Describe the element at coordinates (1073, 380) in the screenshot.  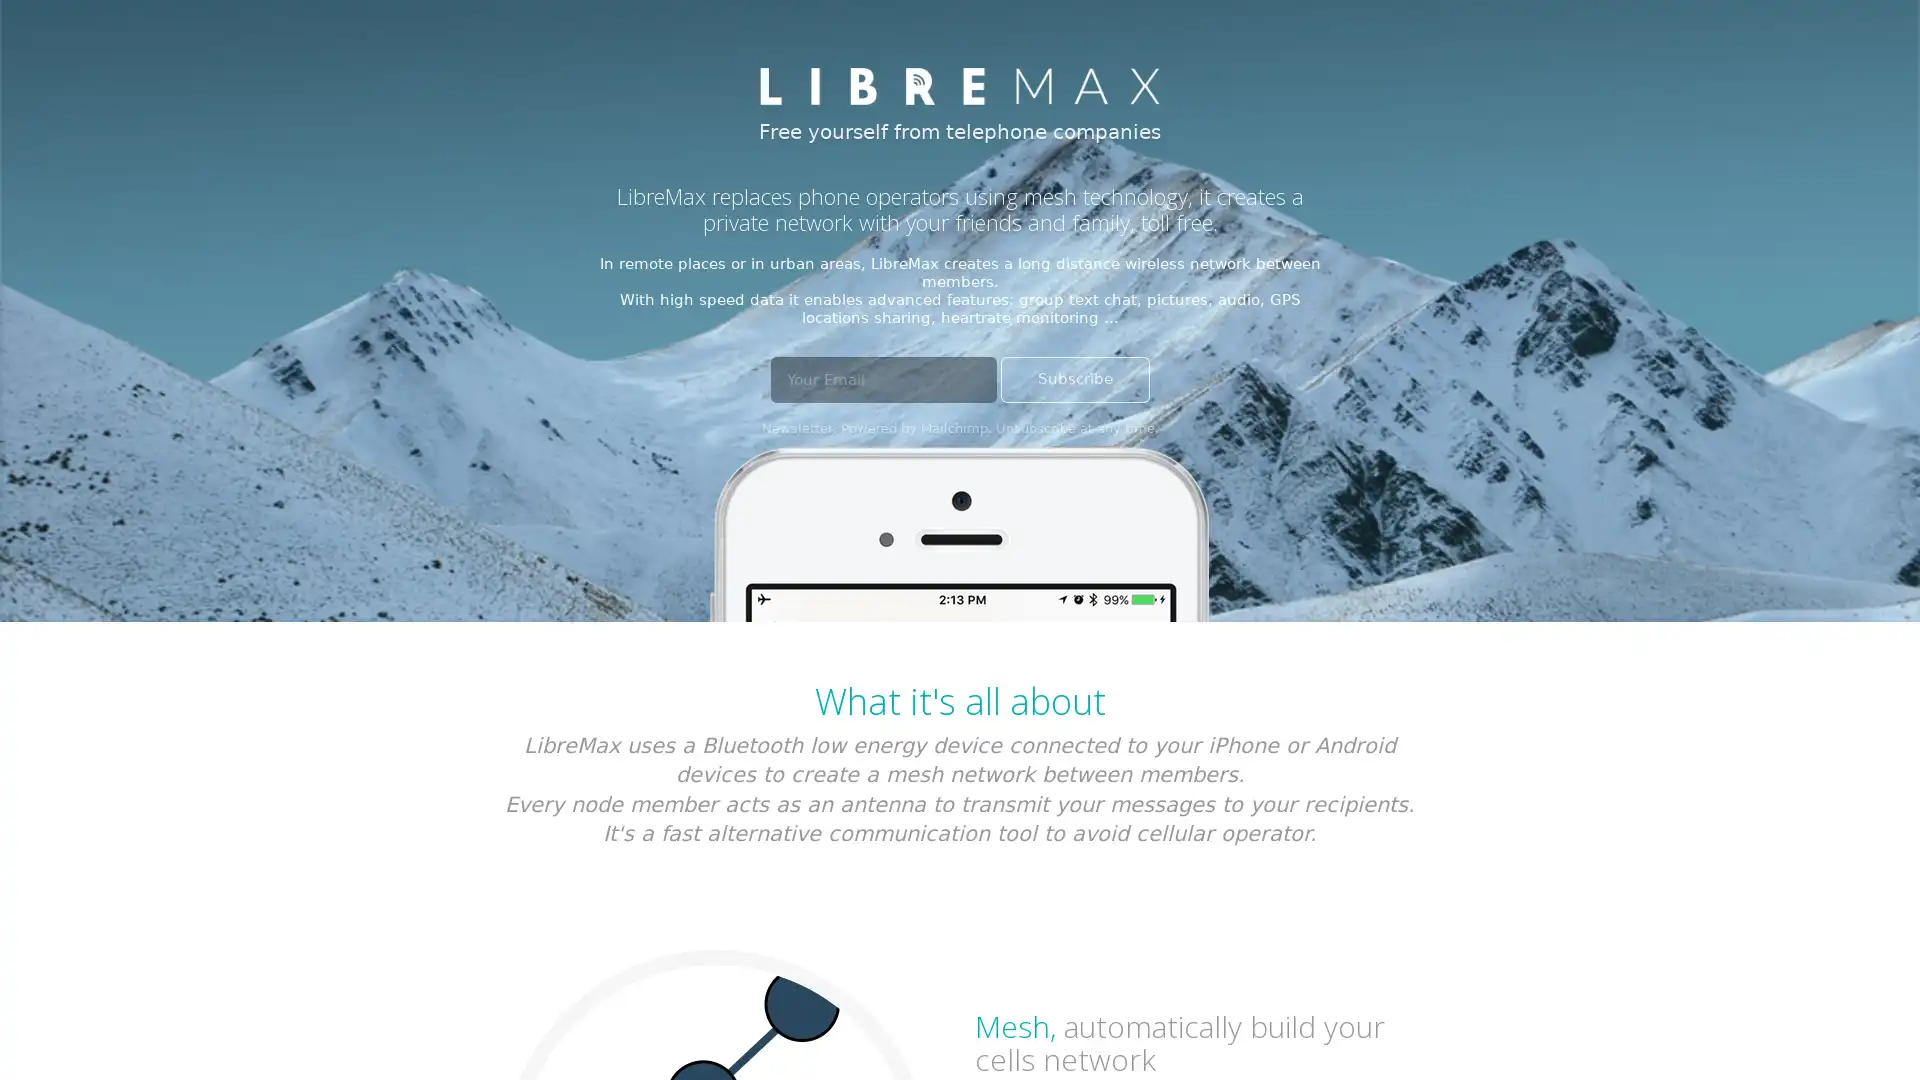
I see `Subscribe` at that location.